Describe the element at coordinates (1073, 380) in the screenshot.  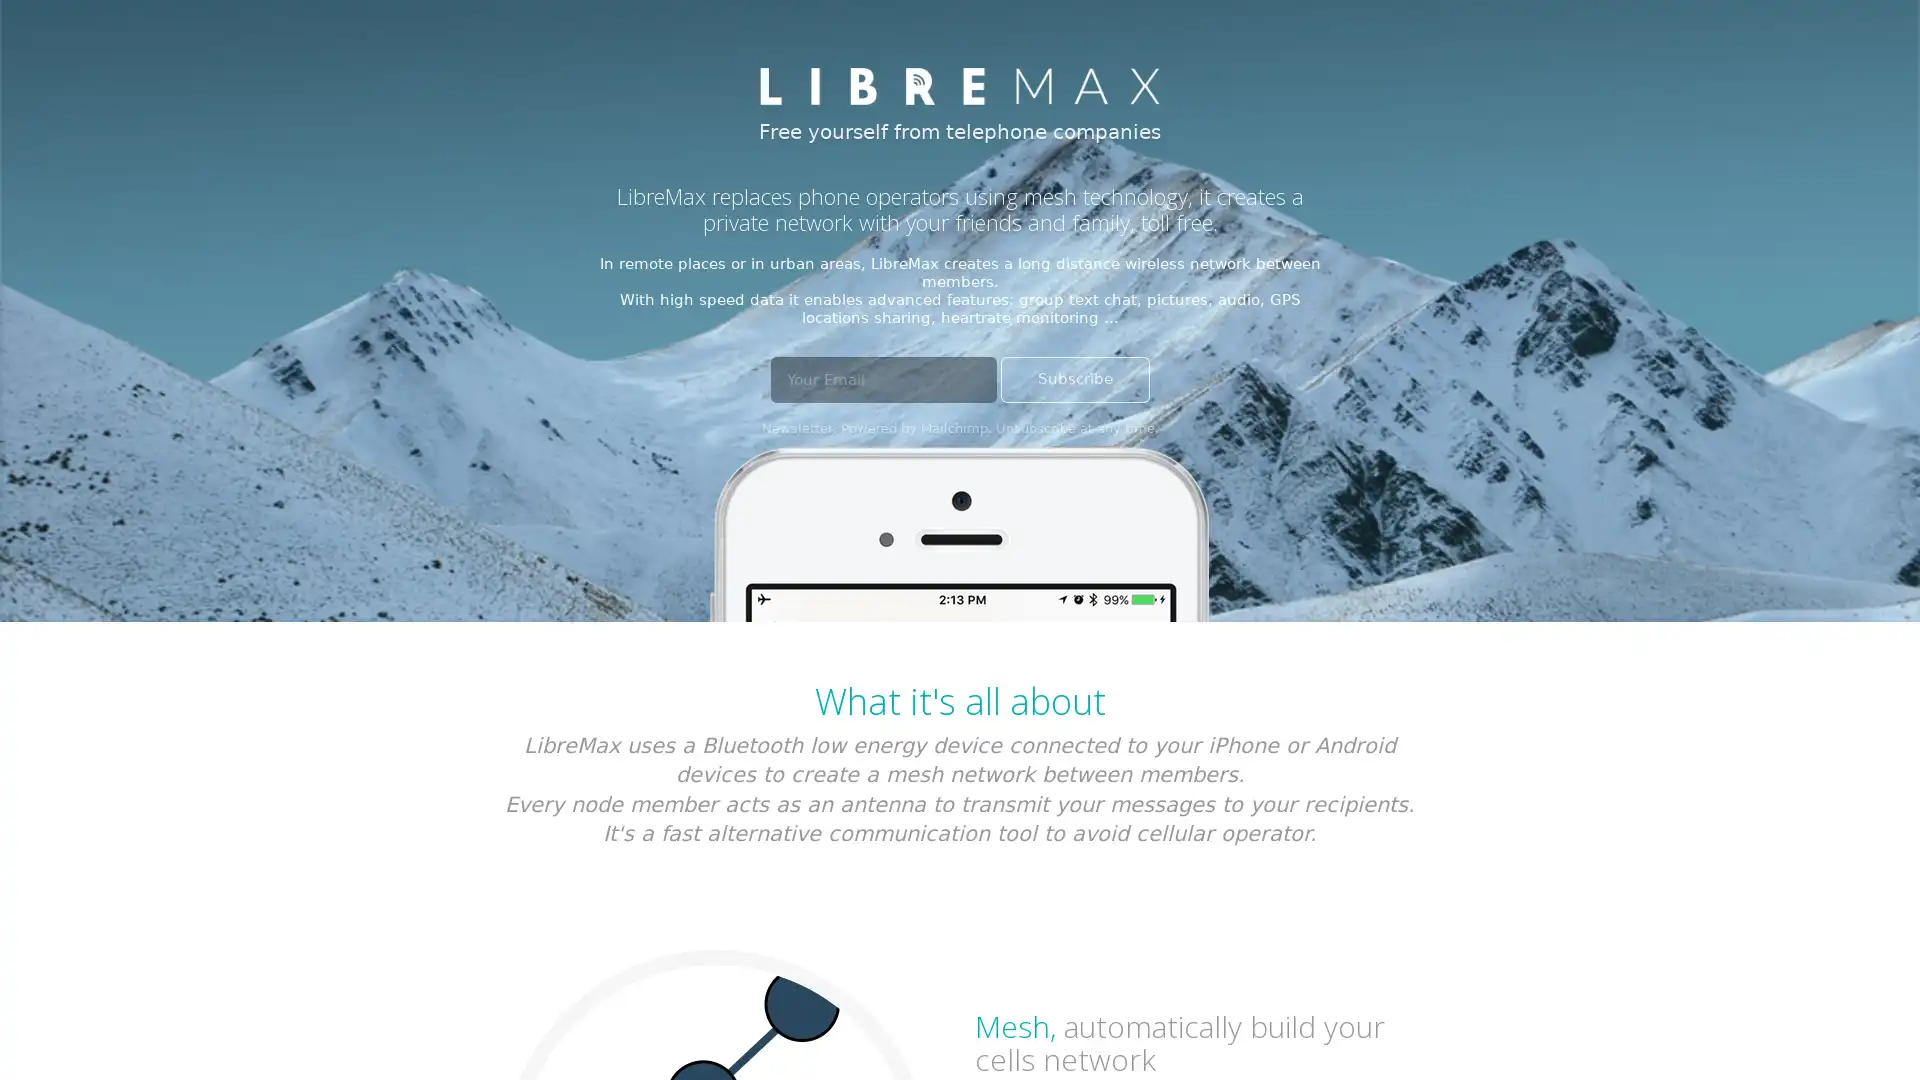
I see `Subscribe` at that location.